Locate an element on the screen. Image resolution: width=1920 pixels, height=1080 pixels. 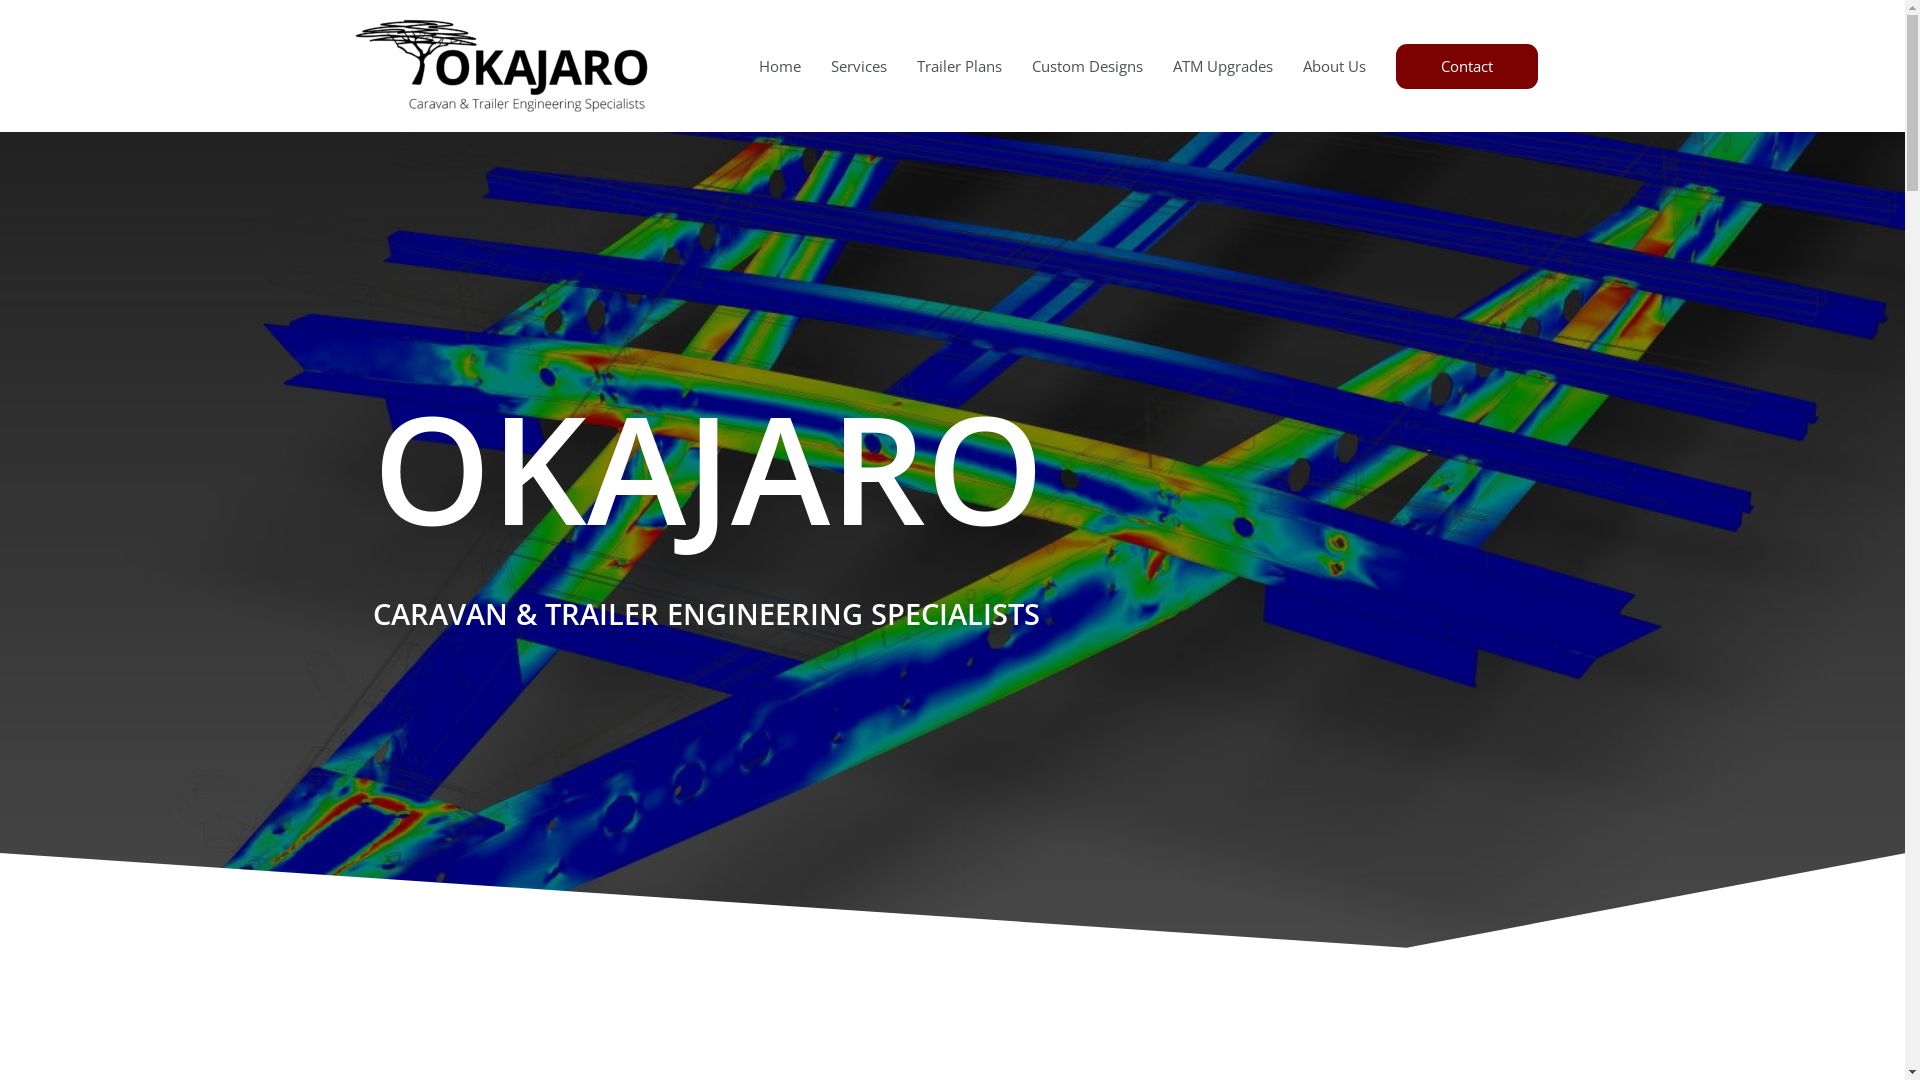
'Services' is located at coordinates (859, 64).